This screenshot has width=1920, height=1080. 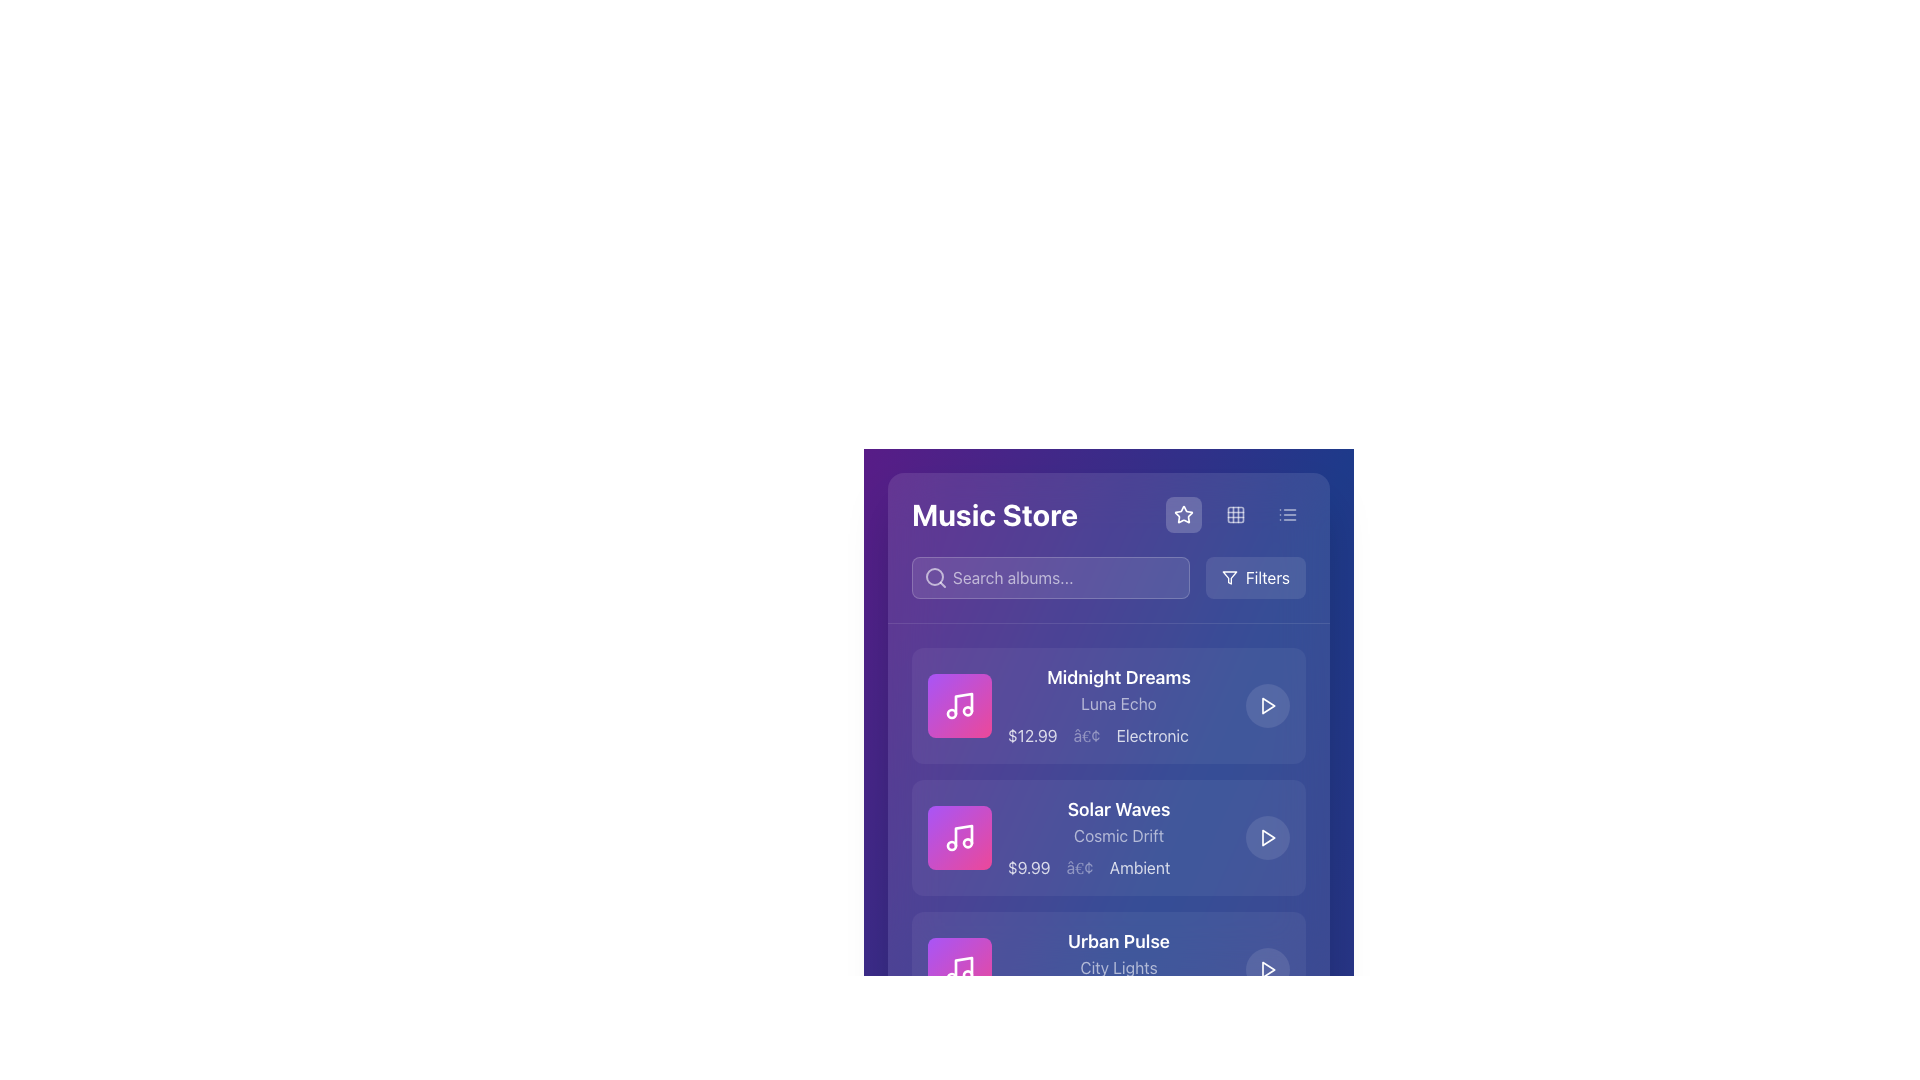 What do you see at coordinates (1117, 703) in the screenshot?
I see `text label displaying 'Luna Echo', which is styled in light semi-transparent white color and is positioned beneath 'Midnight Dreams' within the music item card` at bounding box center [1117, 703].